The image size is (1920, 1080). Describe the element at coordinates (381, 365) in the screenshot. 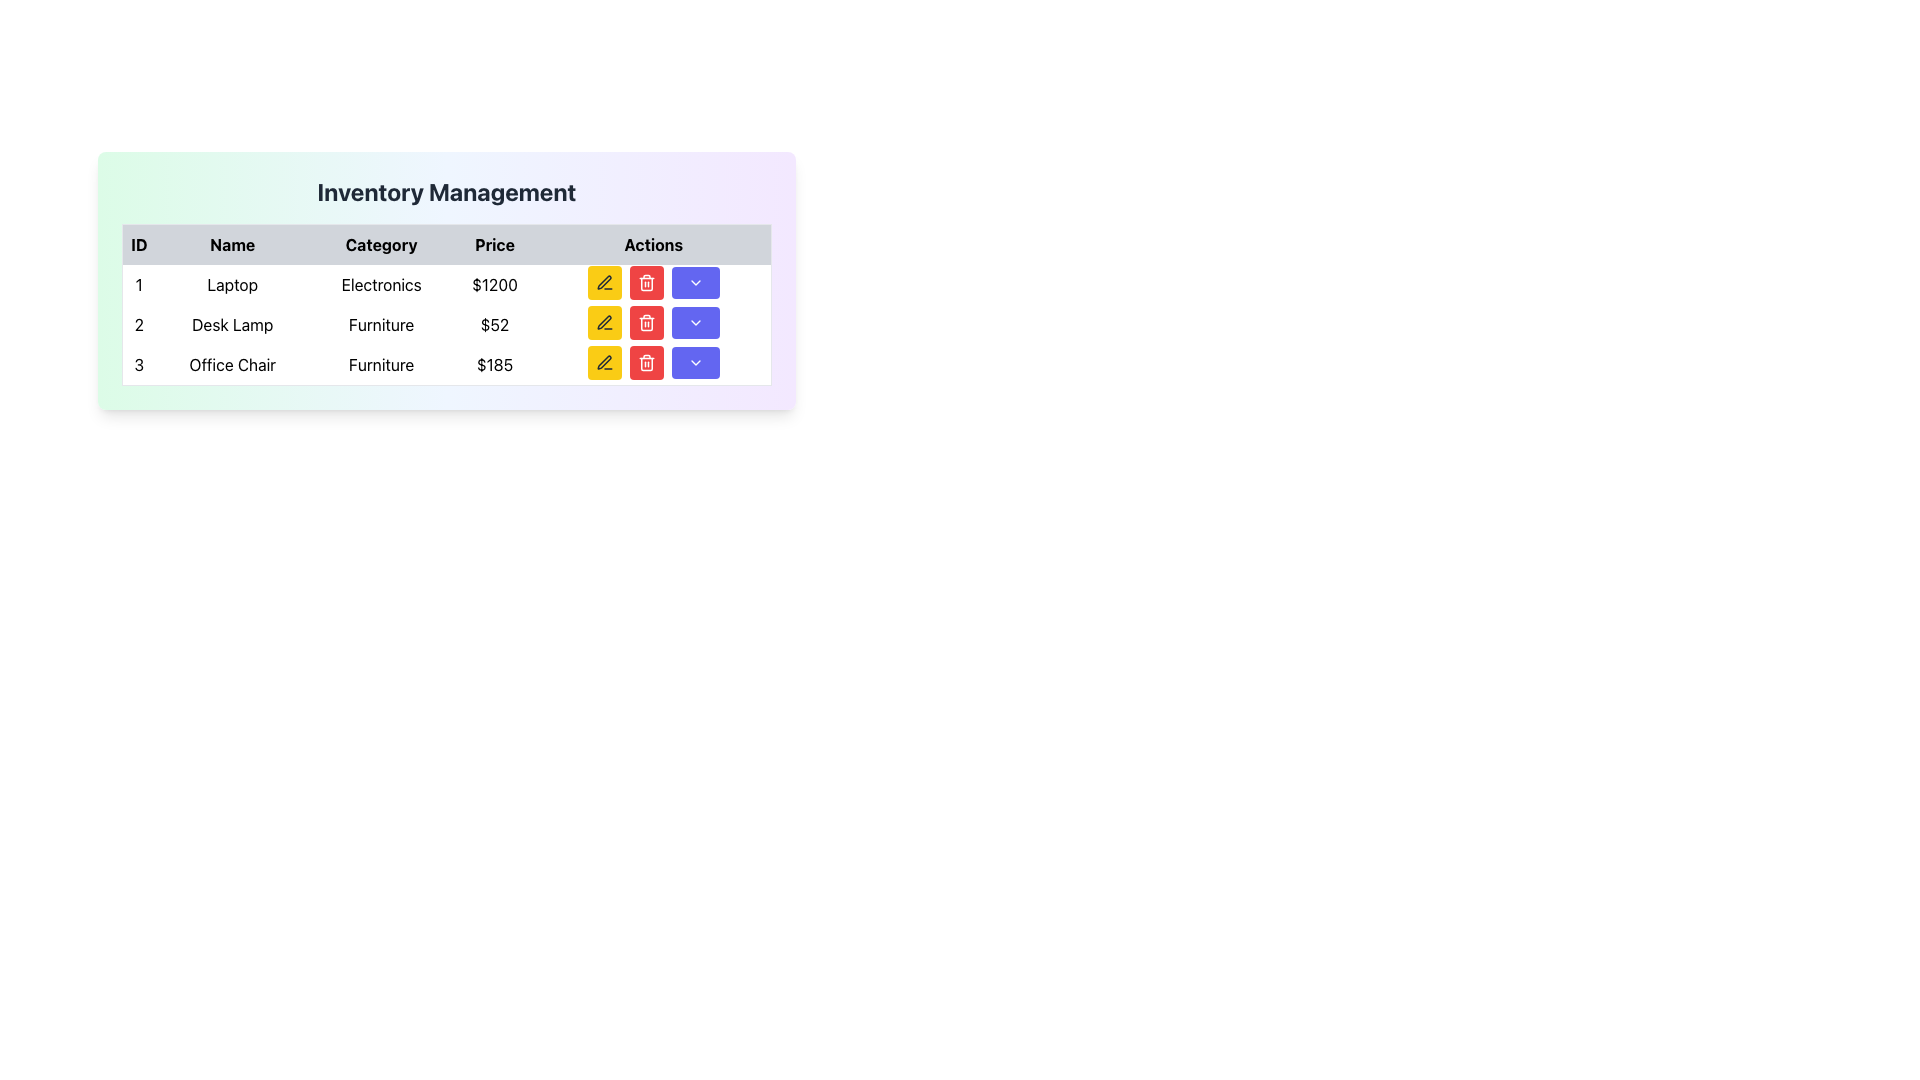

I see `the 'Furniture' Text Label in the third row of the table under the 'Category' column, which is positioned between the 'Office Chair' cell and the price cell '$185'` at that location.